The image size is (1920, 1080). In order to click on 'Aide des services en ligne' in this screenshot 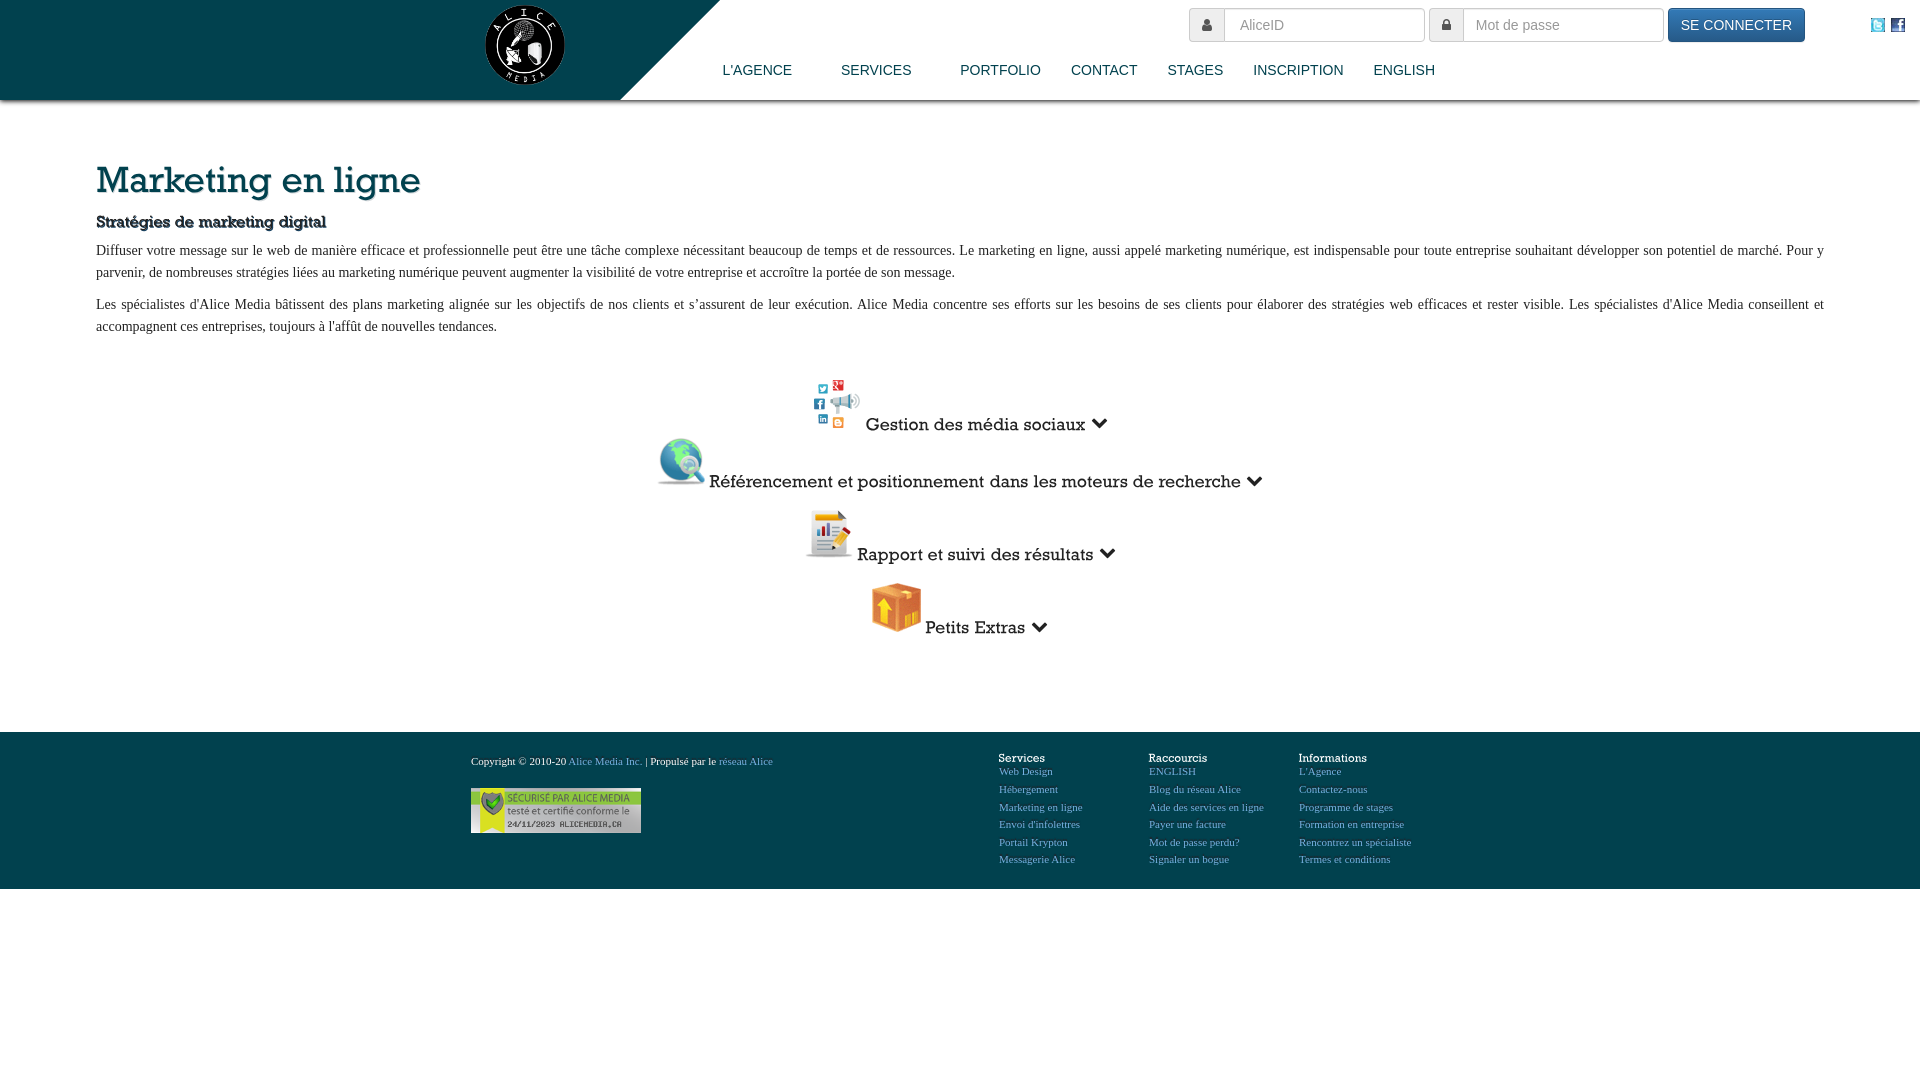, I will do `click(1205, 805)`.